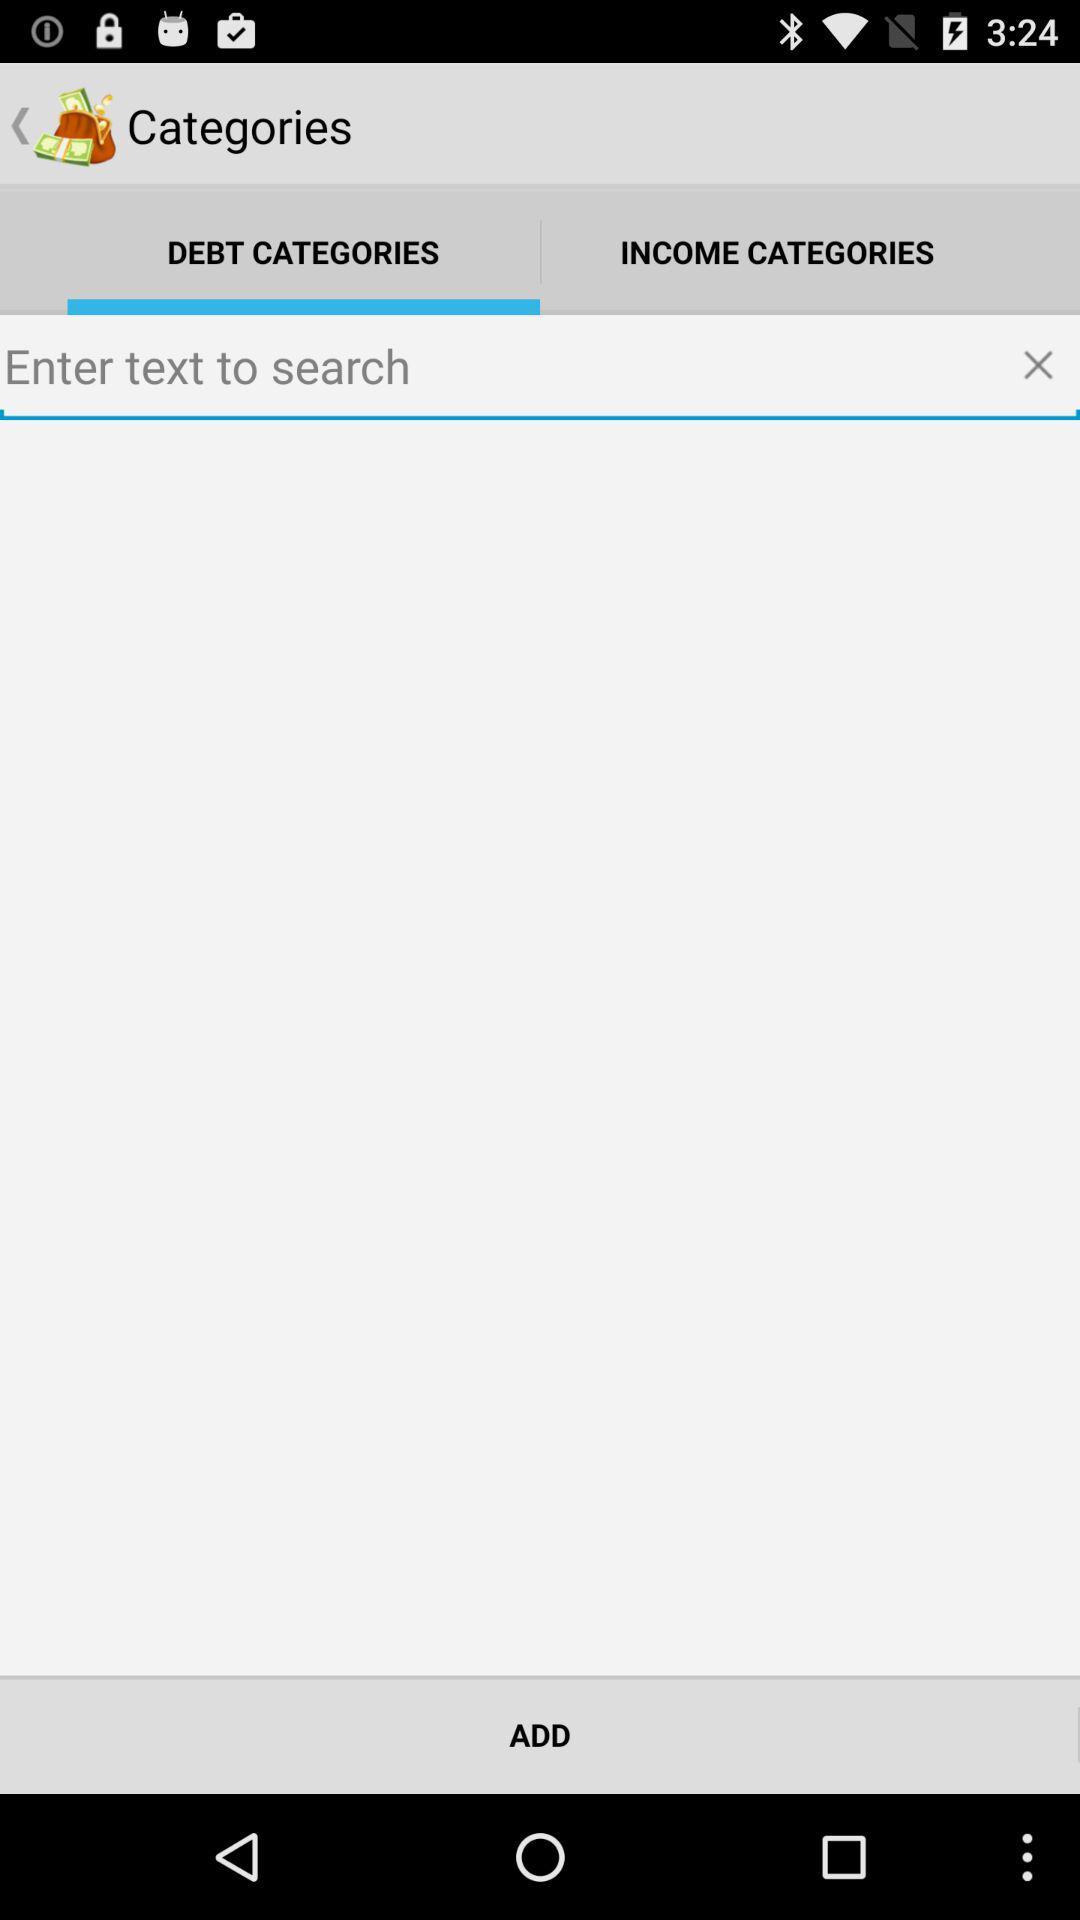 Image resolution: width=1080 pixels, height=1920 pixels. What do you see at coordinates (540, 367) in the screenshot?
I see `search engine` at bounding box center [540, 367].